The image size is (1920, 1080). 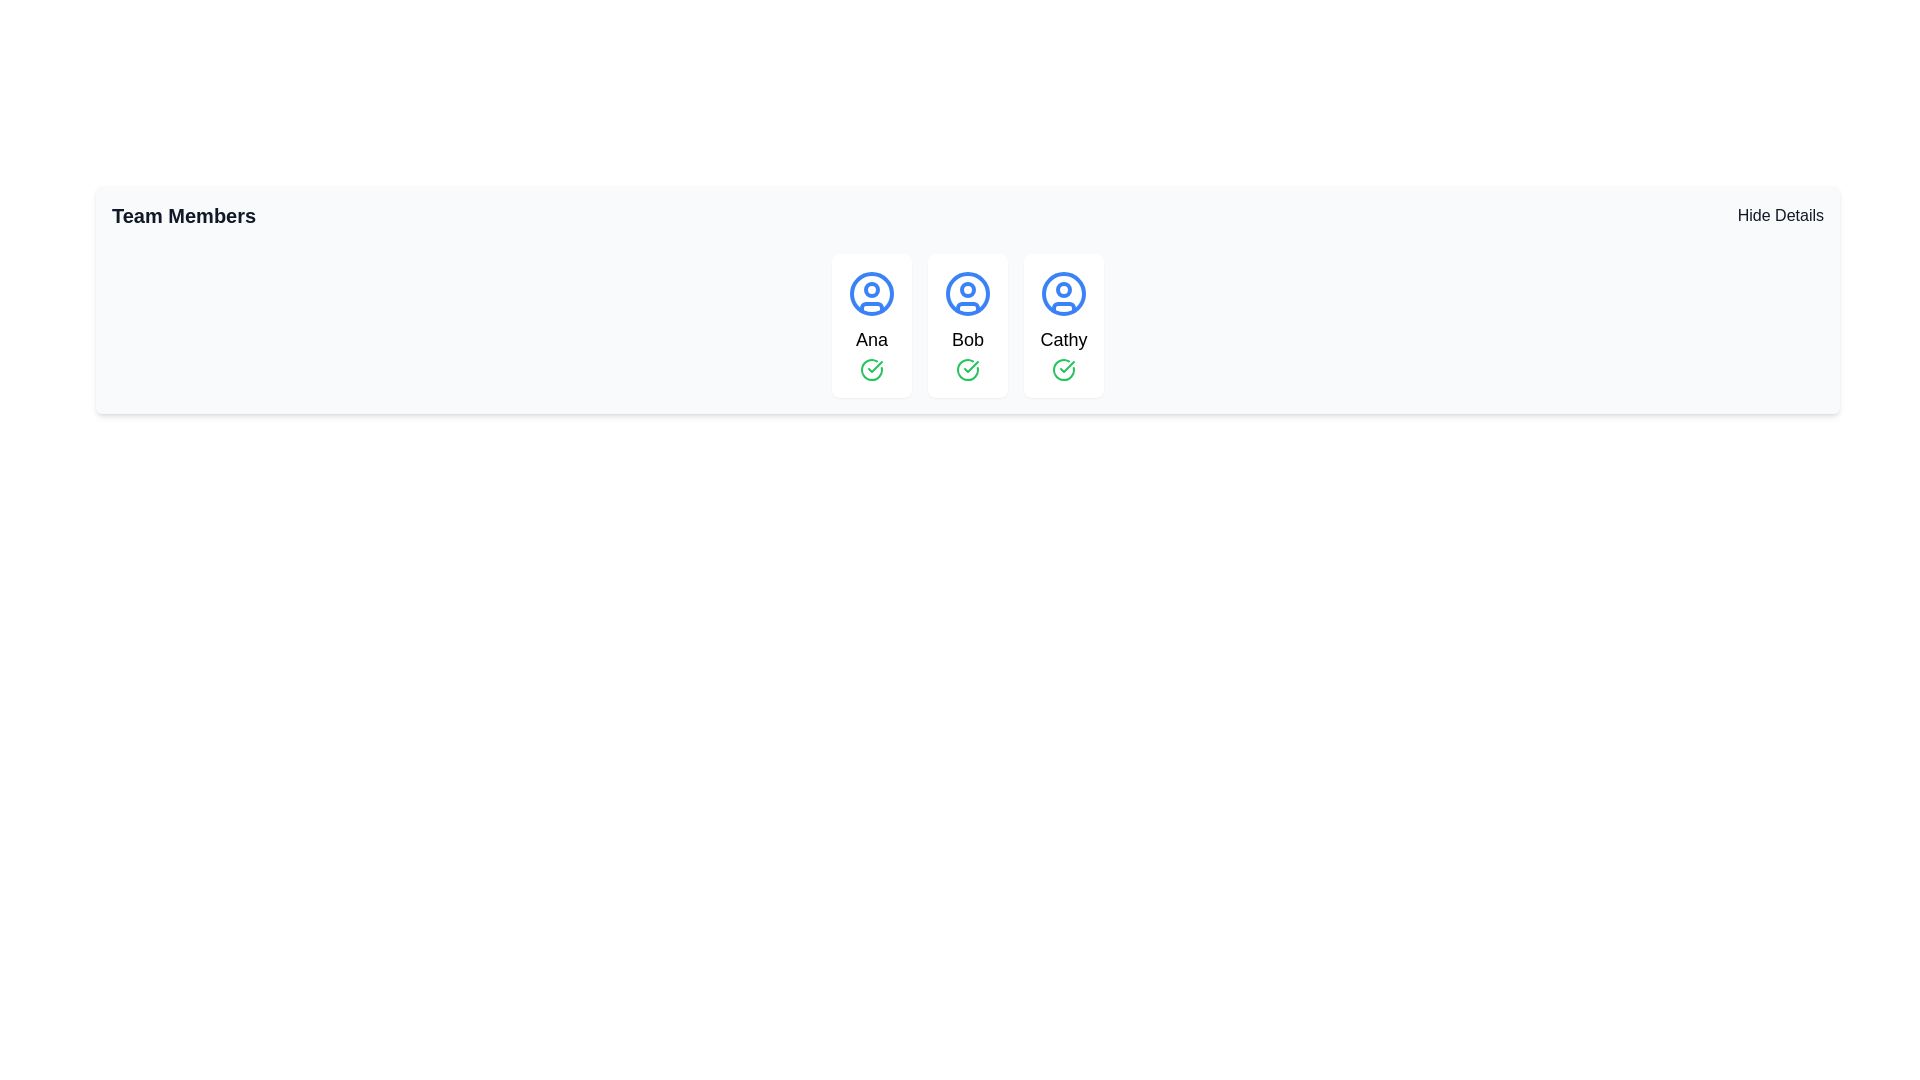 What do you see at coordinates (968, 370) in the screenshot?
I see `the second green checkmark icon within Bob's user card, which signifies successful validation or confirmation` at bounding box center [968, 370].